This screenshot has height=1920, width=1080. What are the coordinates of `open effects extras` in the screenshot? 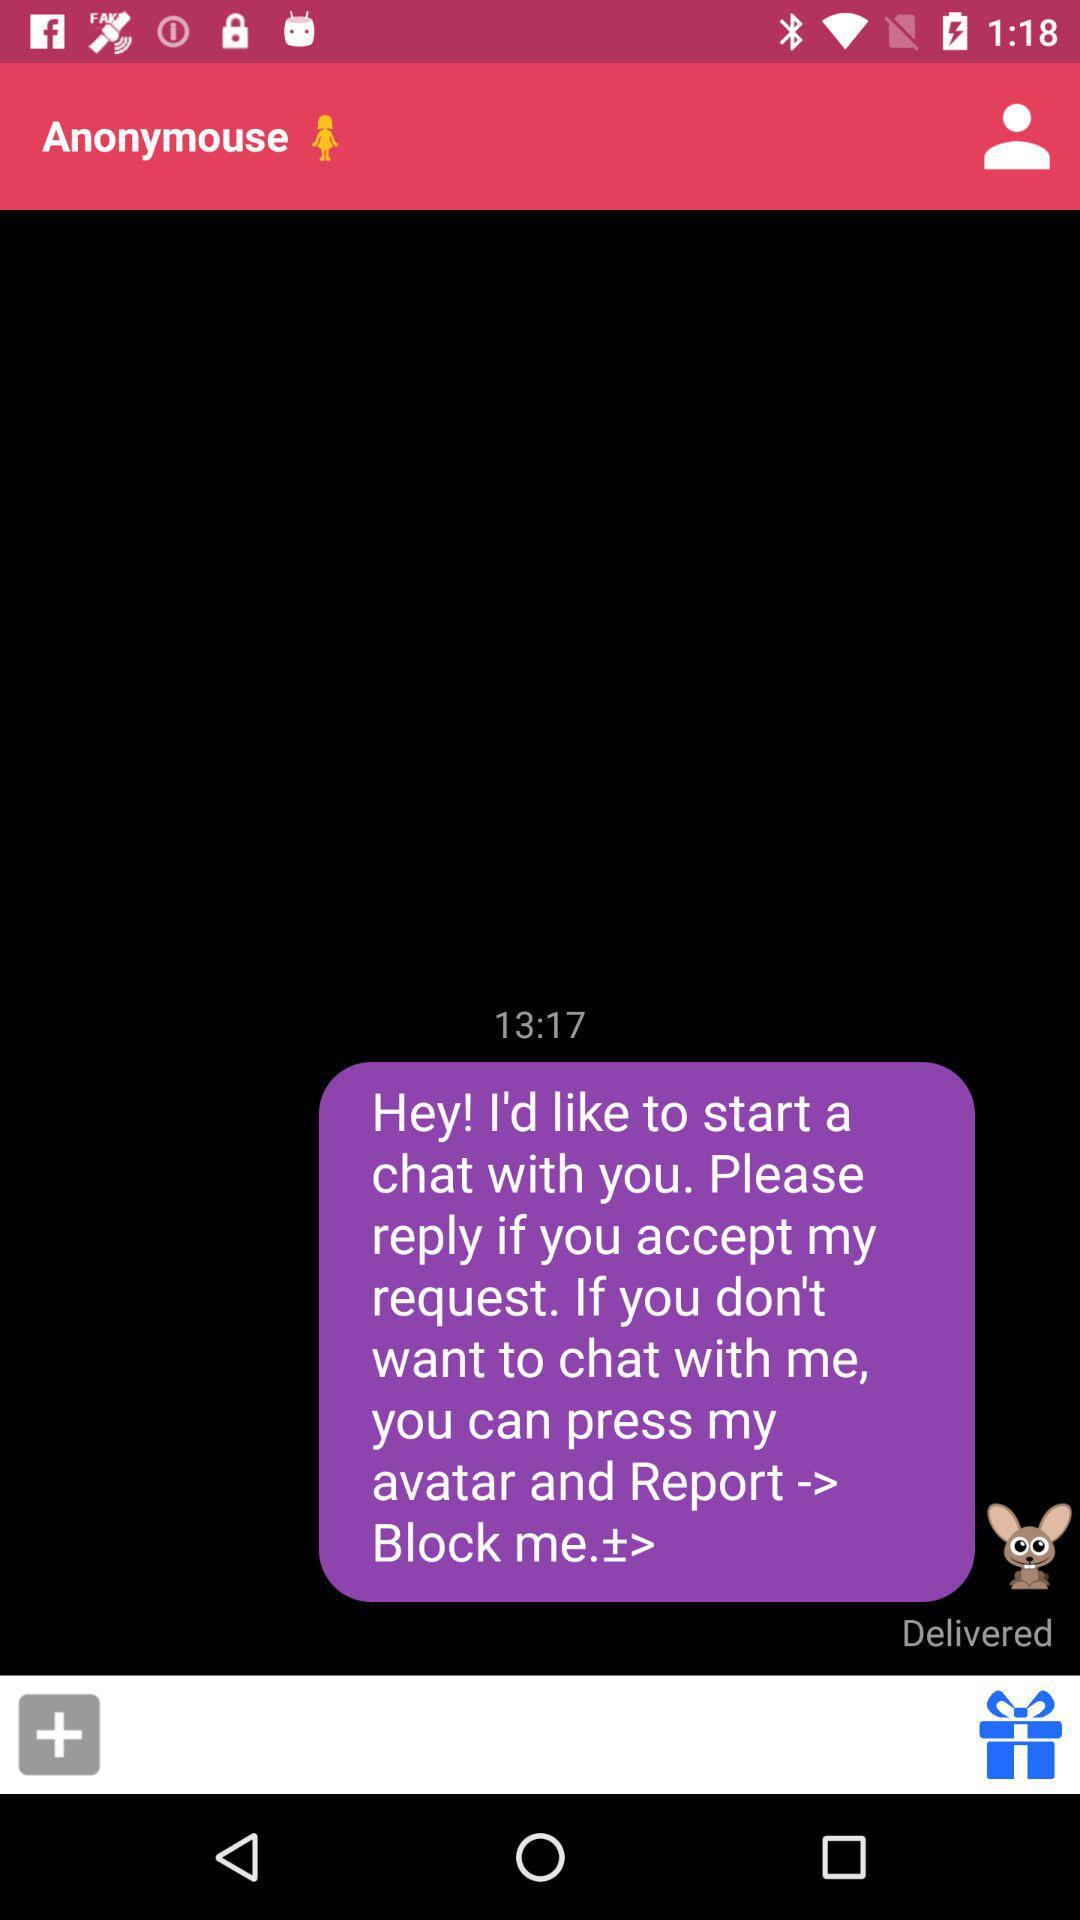 It's located at (1020, 1733).